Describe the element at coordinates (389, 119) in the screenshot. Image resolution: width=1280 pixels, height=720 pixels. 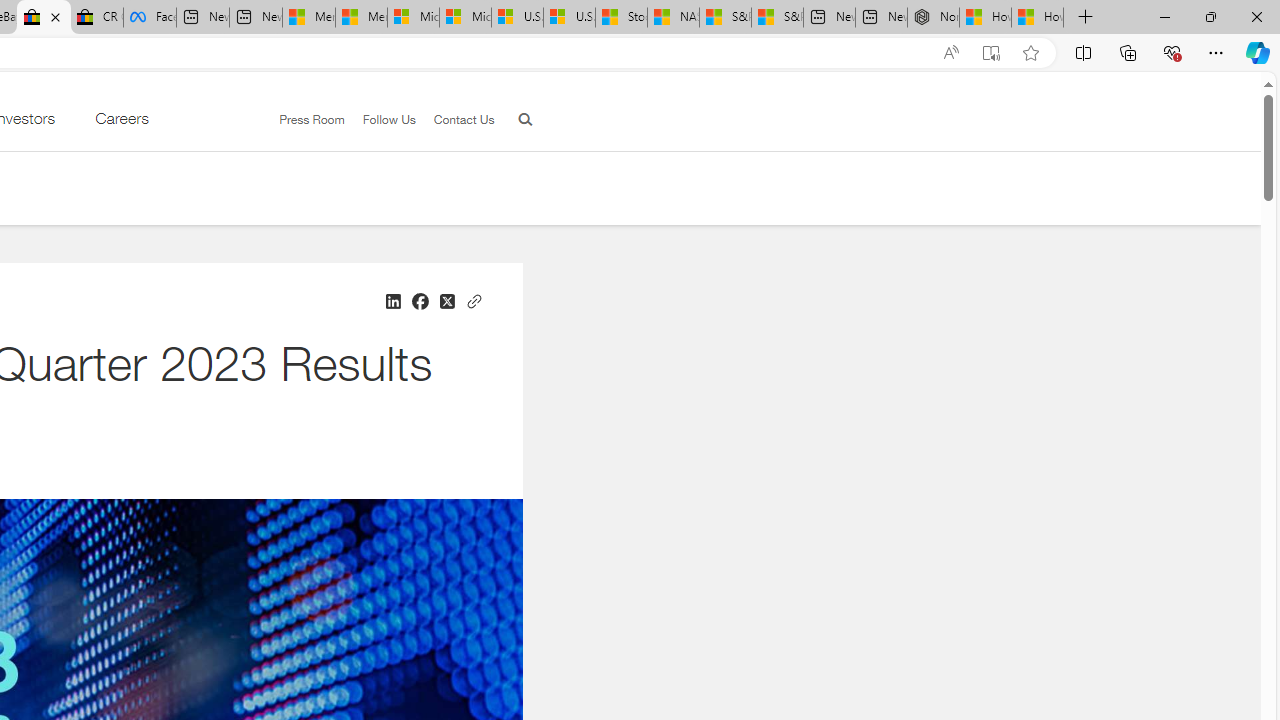
I see `'Follow Us'` at that location.